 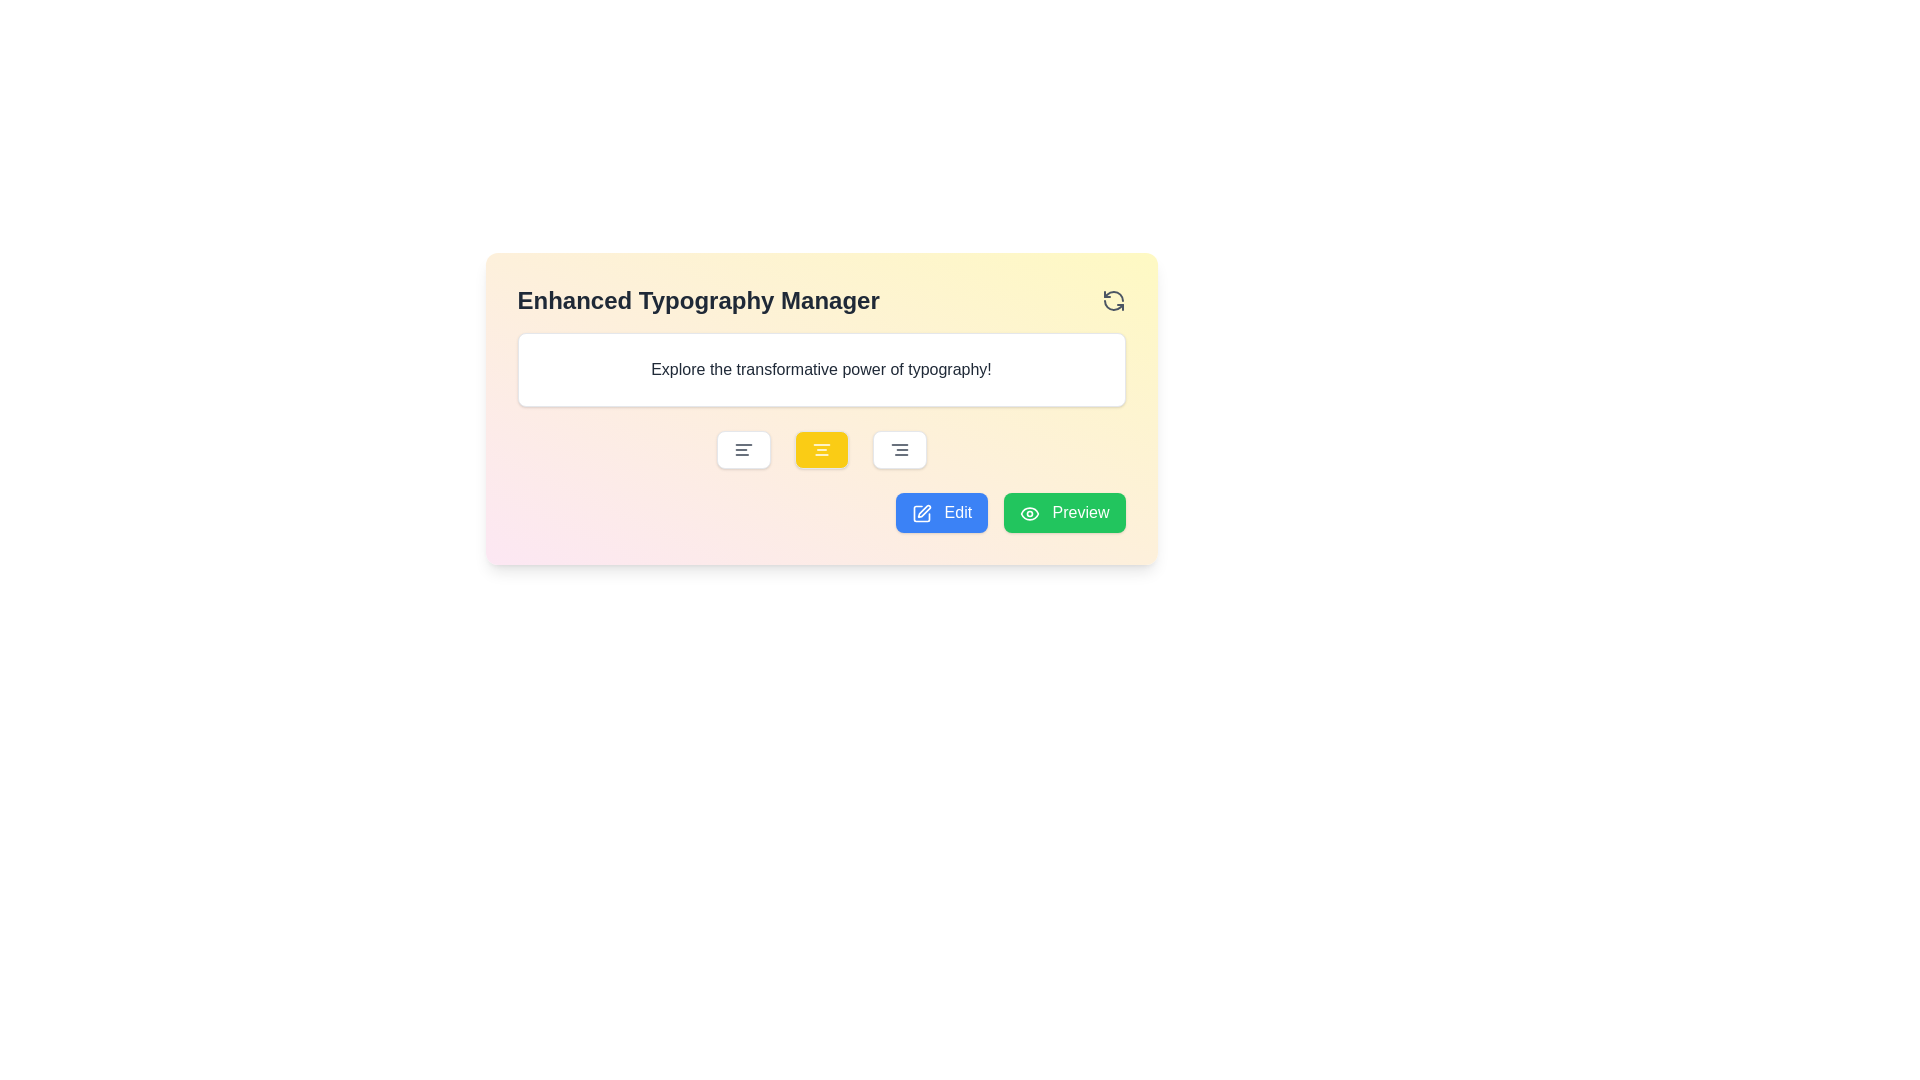 I want to click on the first rectangular button with a white background and dark gray icon of three horizontal lines, so click(x=742, y=450).